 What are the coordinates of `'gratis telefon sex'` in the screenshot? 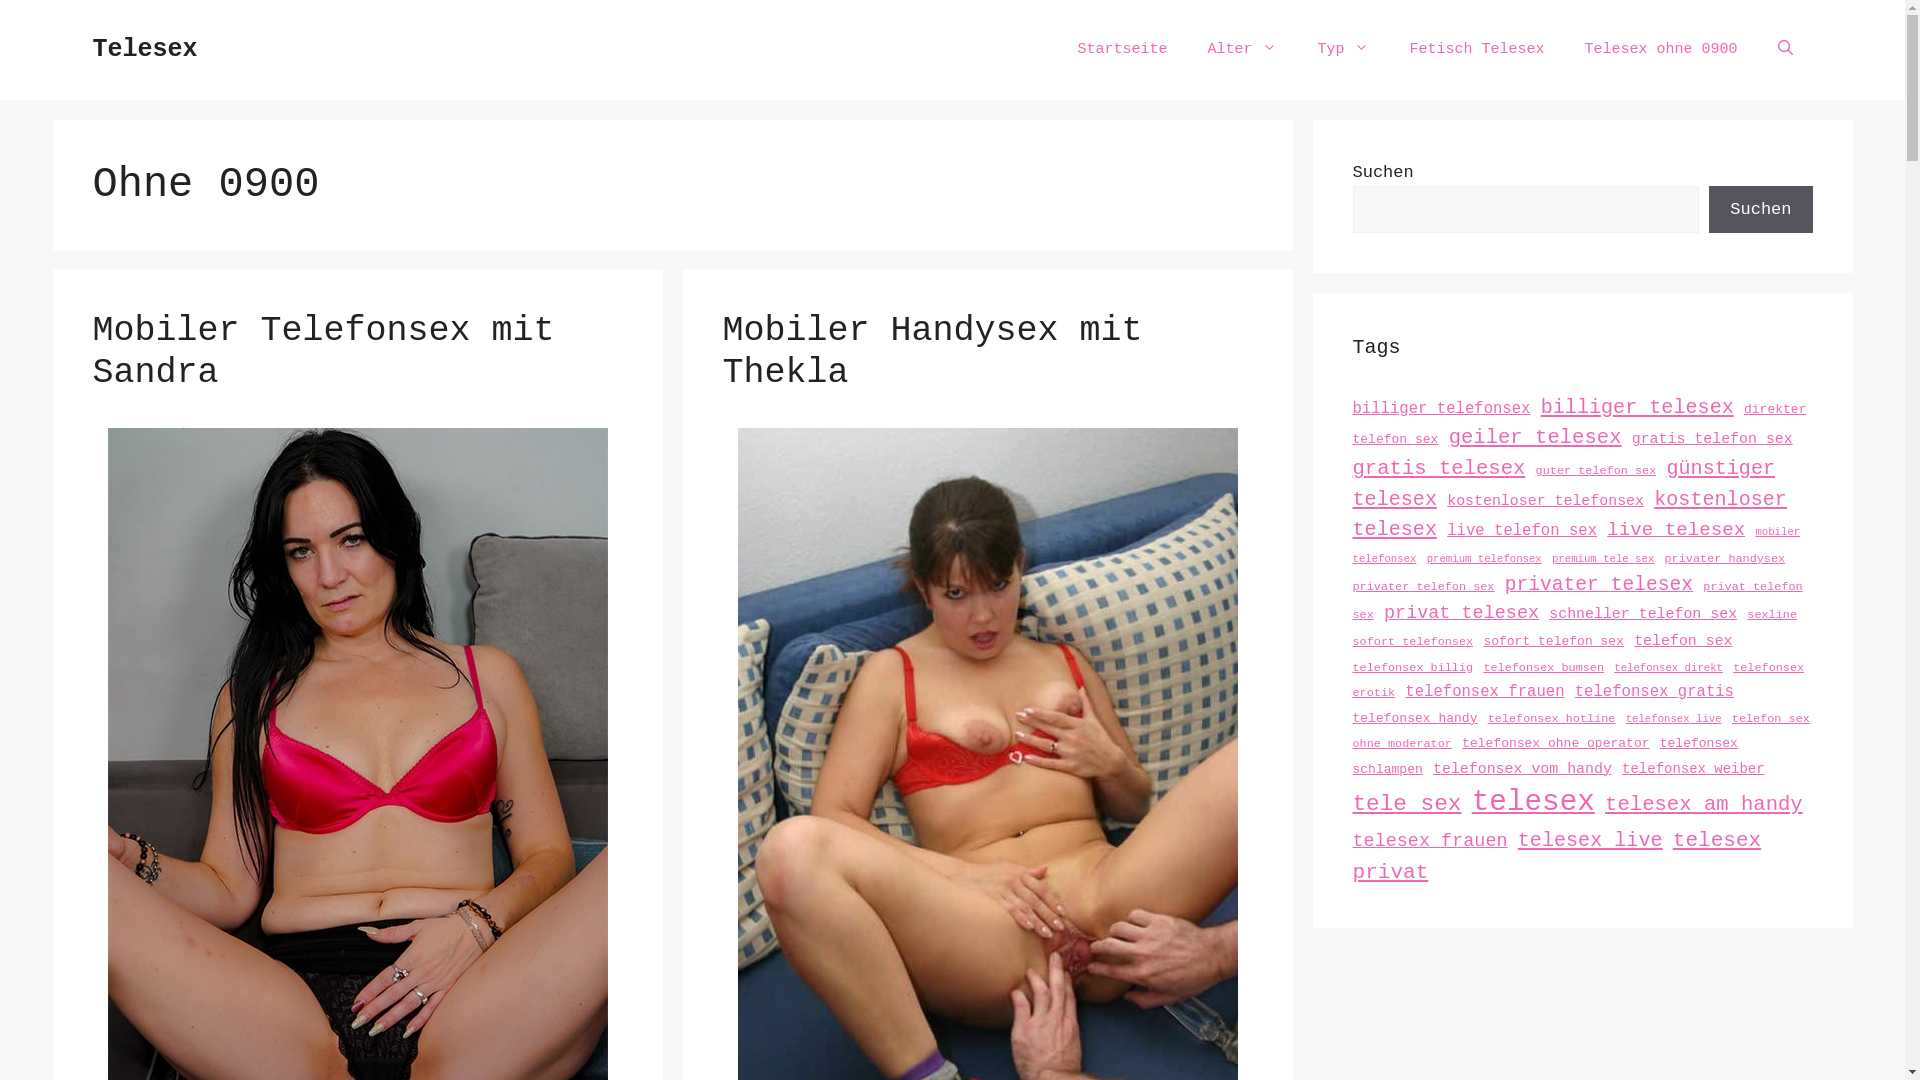 It's located at (1711, 438).